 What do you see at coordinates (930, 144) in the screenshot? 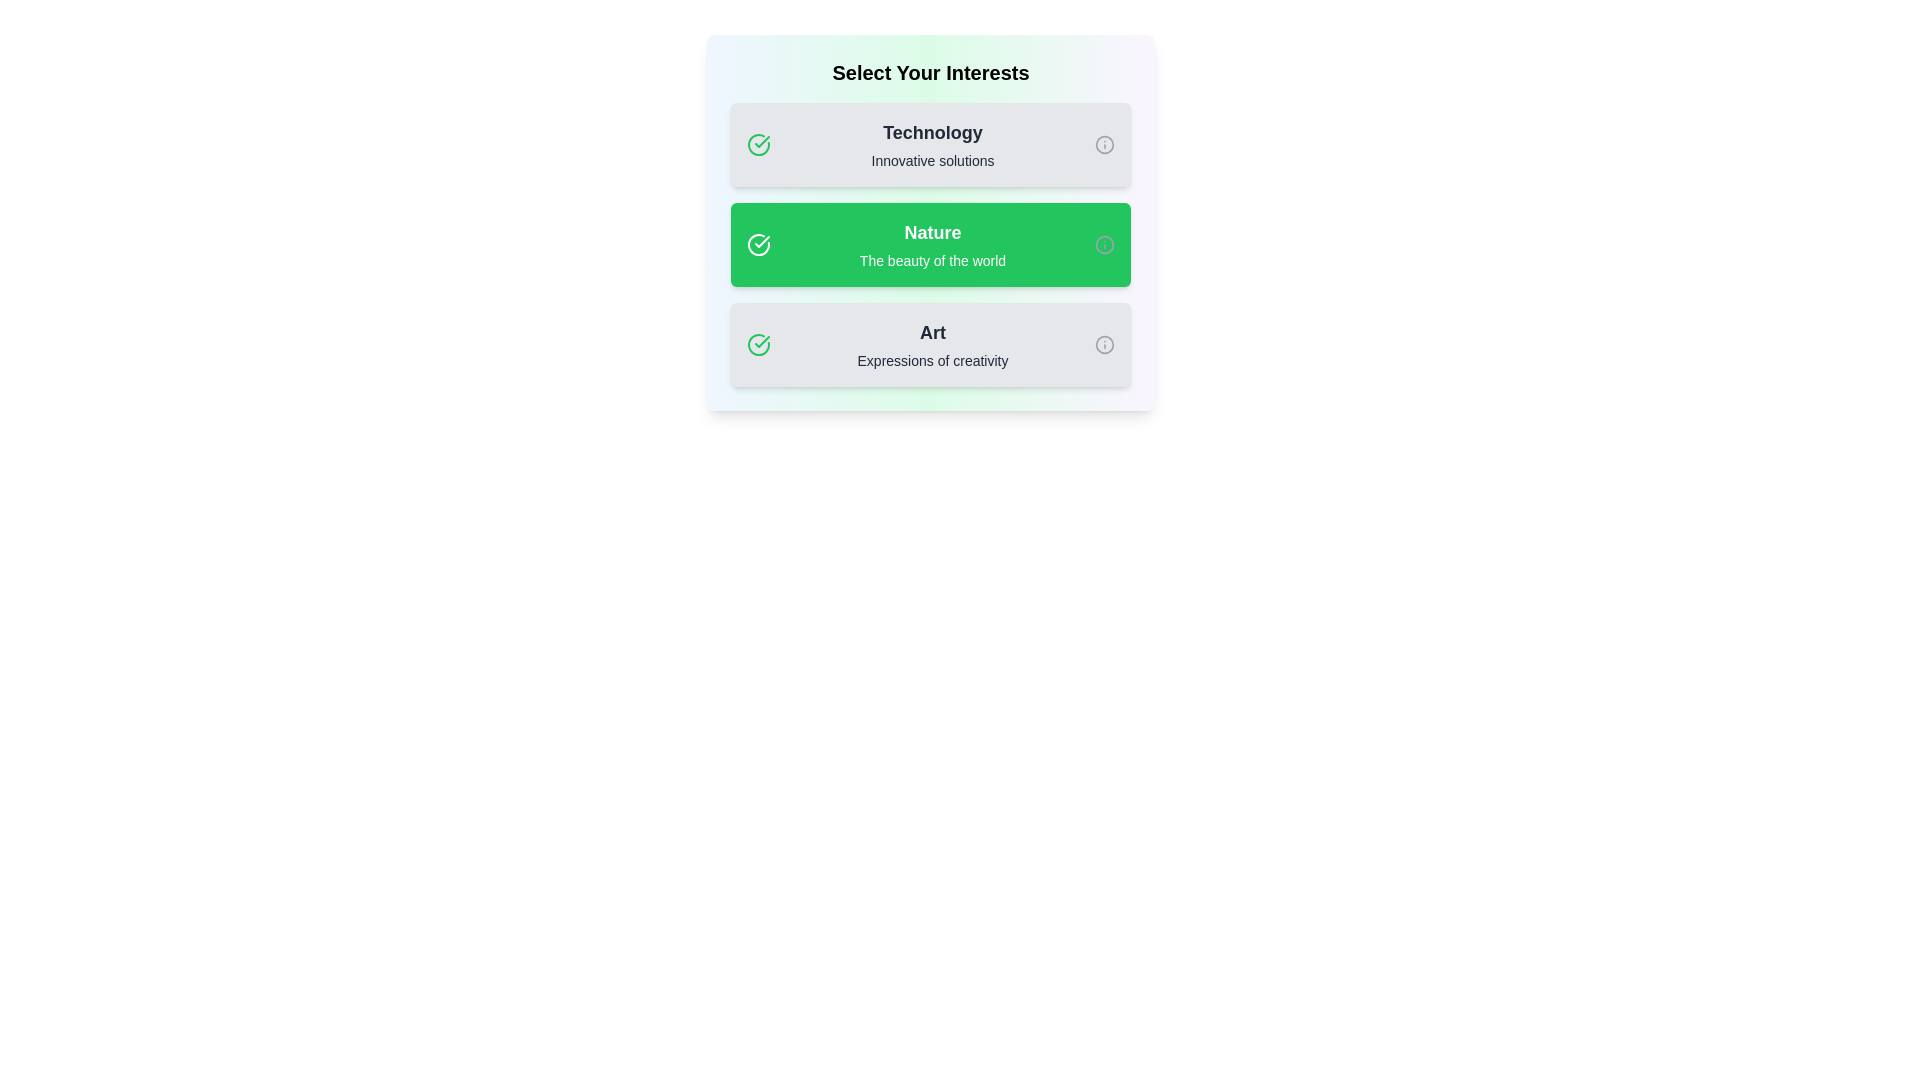
I see `the tag labeled 'Technology' to observe the visual feedback` at bounding box center [930, 144].